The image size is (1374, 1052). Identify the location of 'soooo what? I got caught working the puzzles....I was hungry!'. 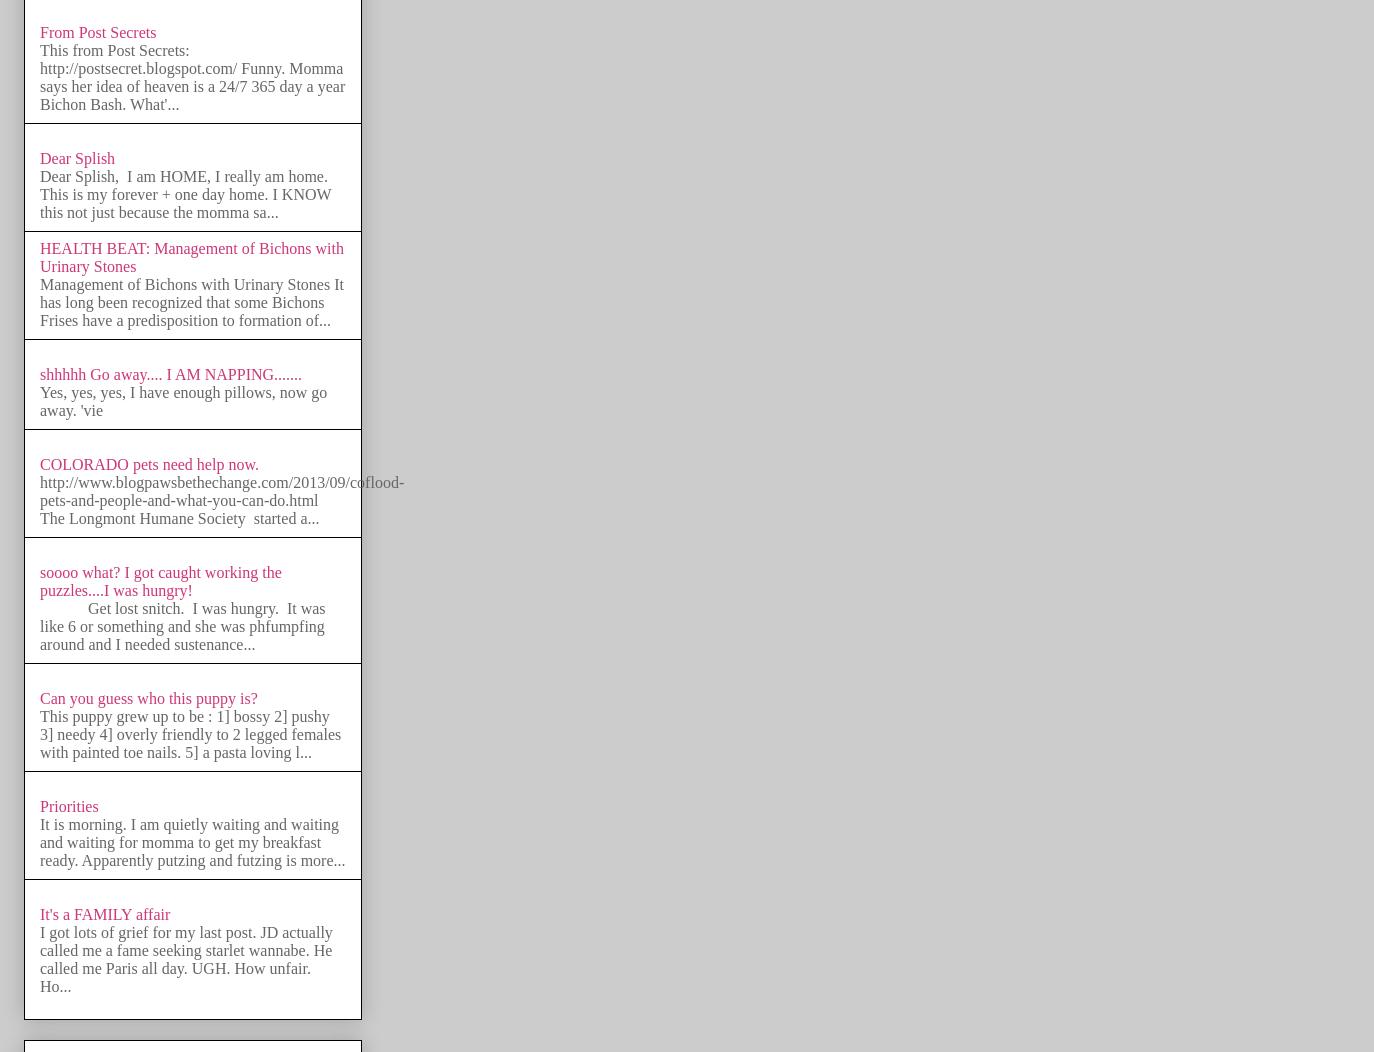
(38, 580).